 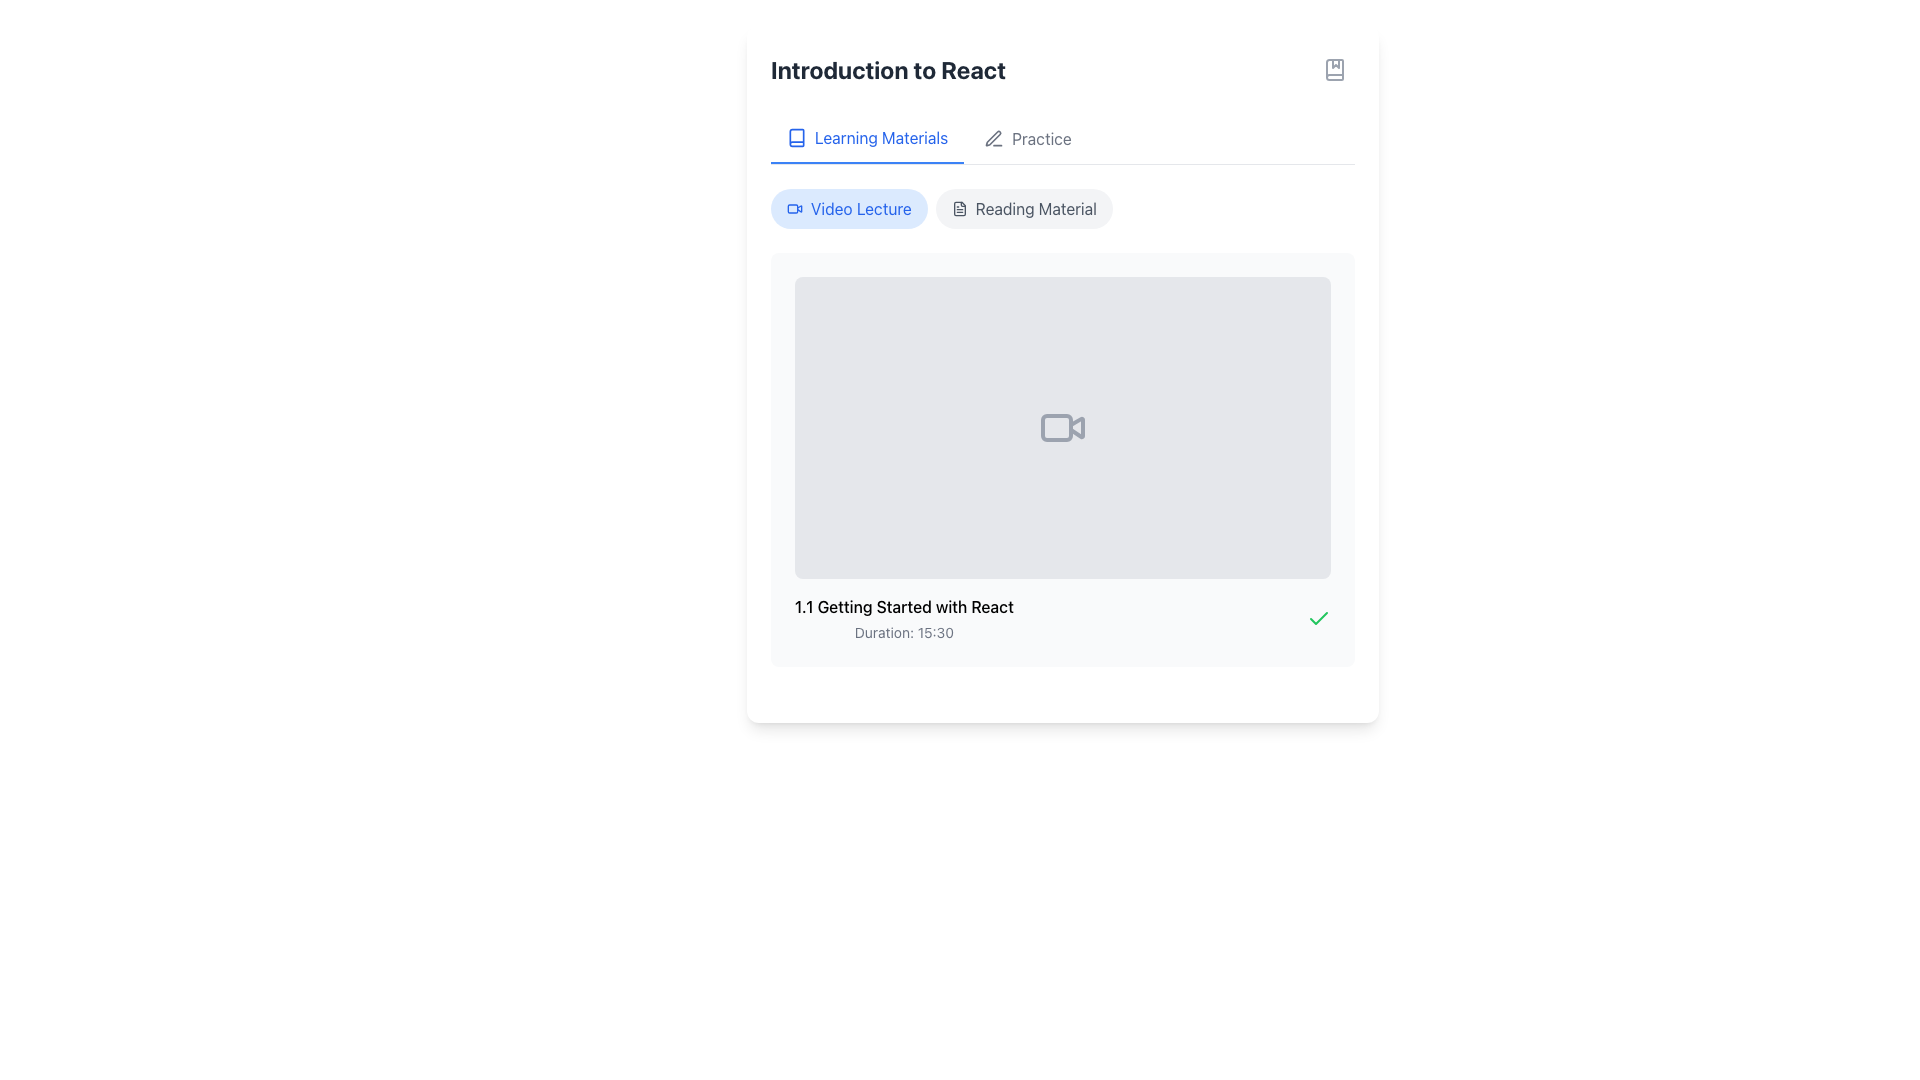 I want to click on the text label styled in a small gray font that reads 'Duration: 15:30', located below '1.1 Getting Started with React', so click(x=903, y=632).